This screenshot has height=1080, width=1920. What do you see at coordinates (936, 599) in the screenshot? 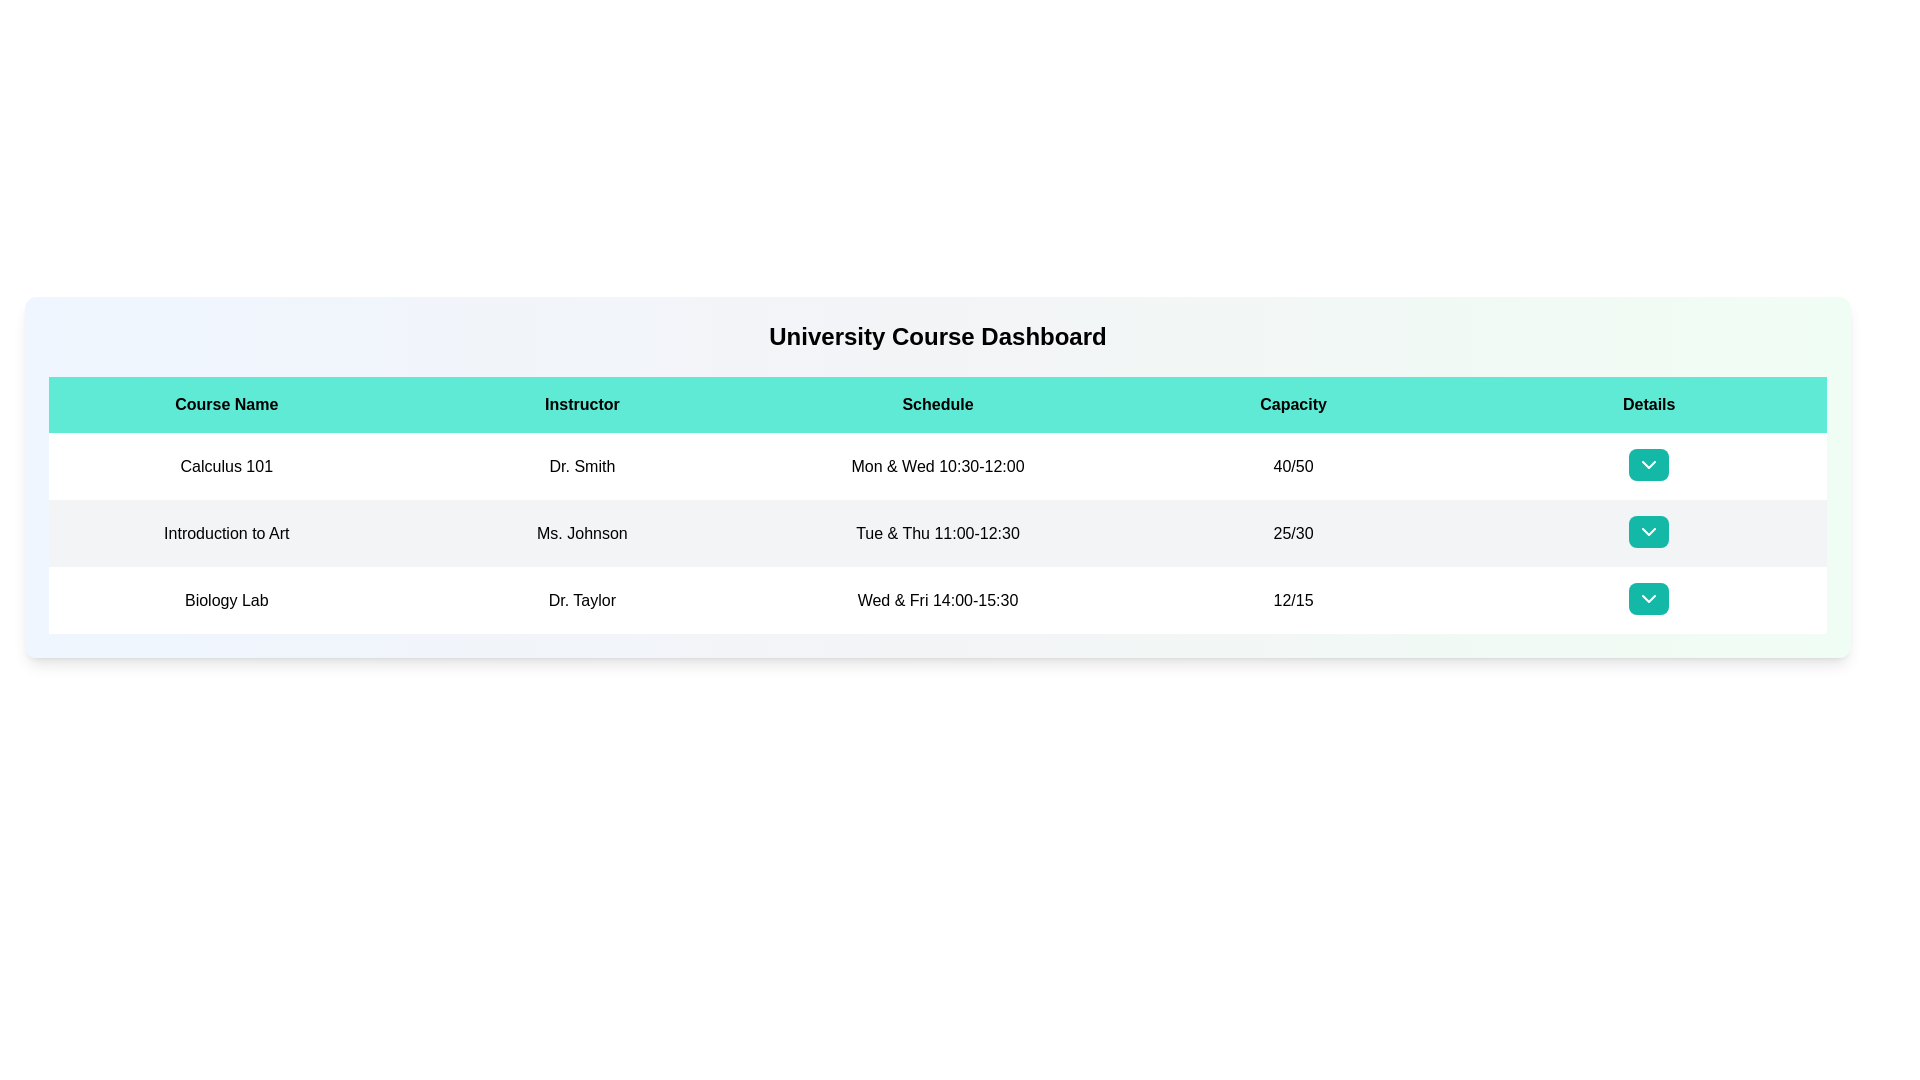
I see `text information from the third row of the table that contains course details for 'Biology Lab', including 'Biology Lab', 'Dr. Taylor', 'Wed & Fri 14:00-15:30', and '12/15'` at bounding box center [936, 599].